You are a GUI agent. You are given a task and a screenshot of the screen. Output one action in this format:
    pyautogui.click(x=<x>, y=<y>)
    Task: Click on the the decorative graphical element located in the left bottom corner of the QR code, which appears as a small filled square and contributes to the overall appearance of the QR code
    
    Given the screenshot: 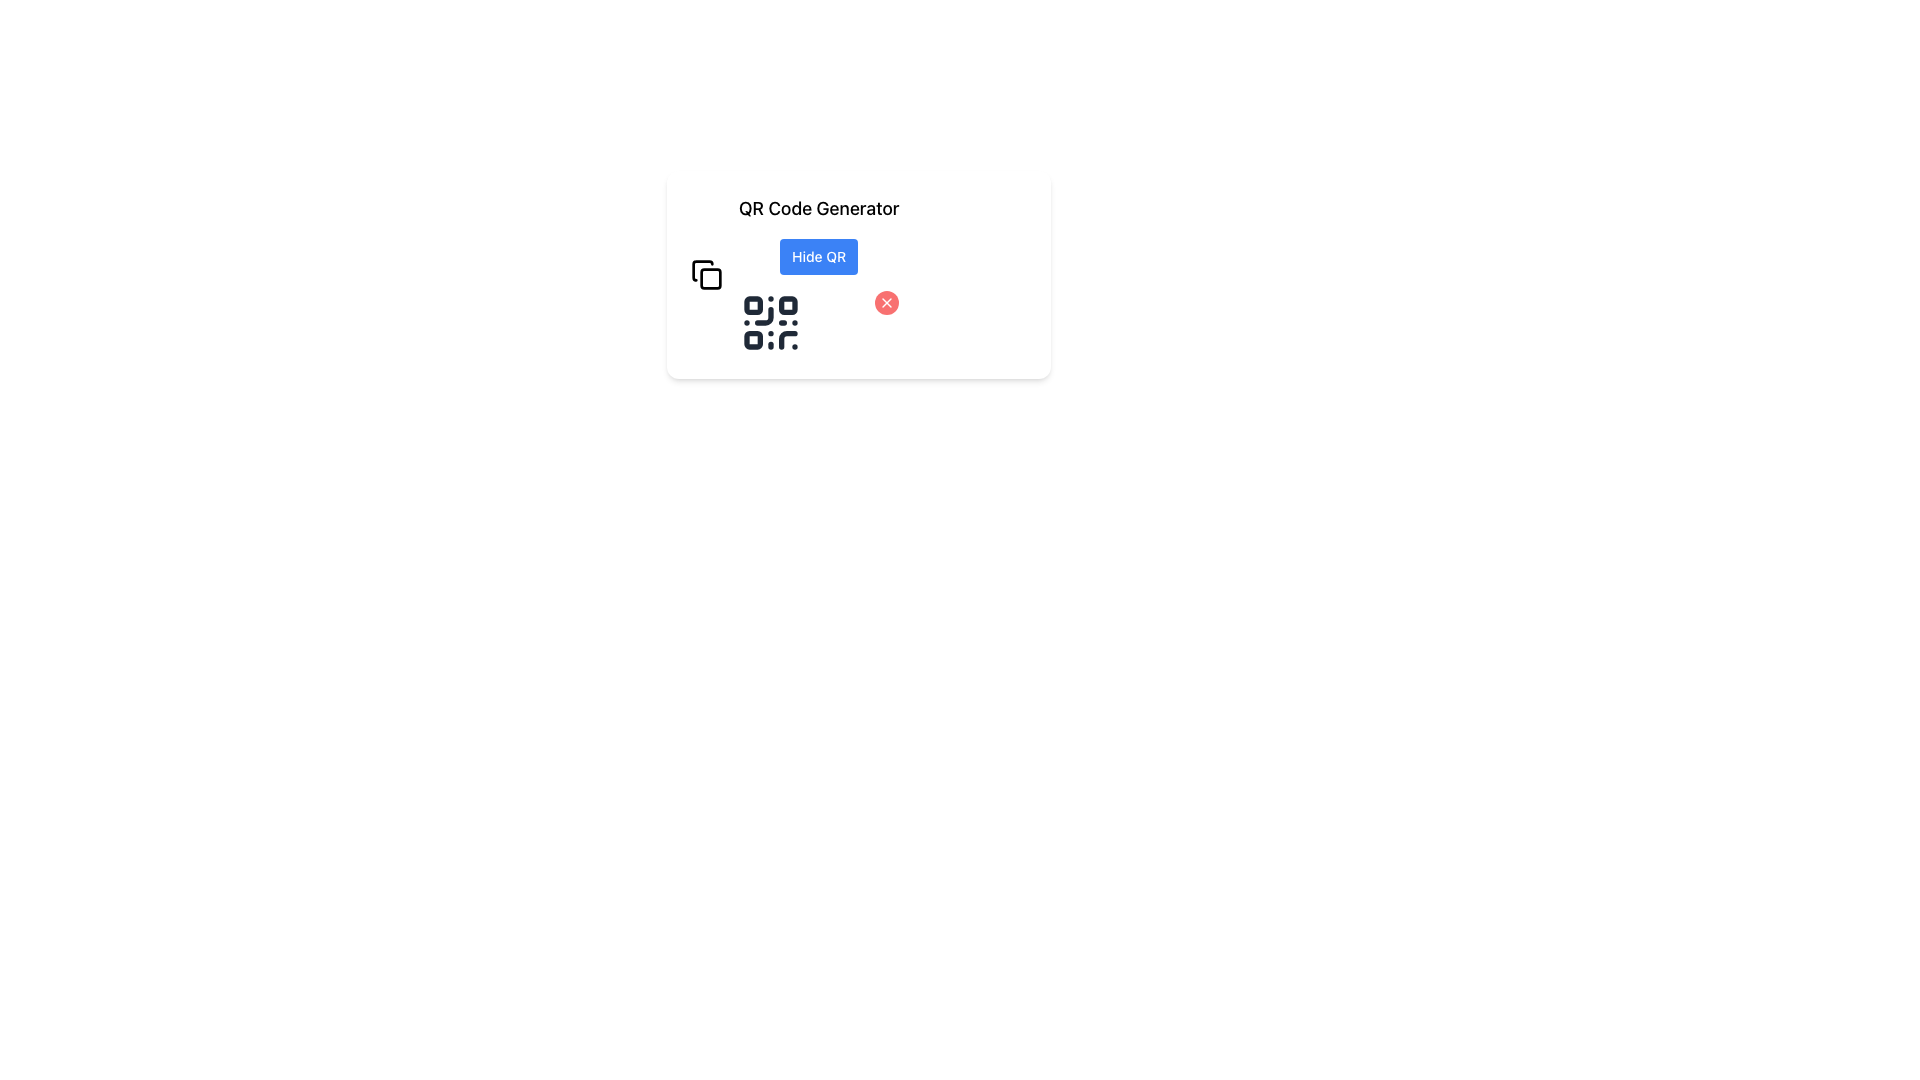 What is the action you would take?
    pyautogui.click(x=752, y=339)
    